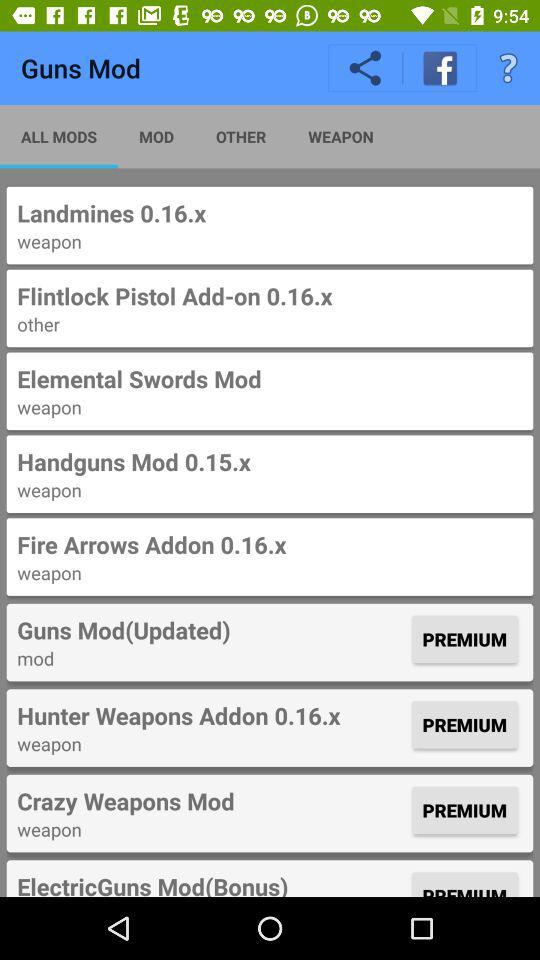 The width and height of the screenshot is (540, 960). What do you see at coordinates (270, 295) in the screenshot?
I see `the flintlock pistol add item` at bounding box center [270, 295].